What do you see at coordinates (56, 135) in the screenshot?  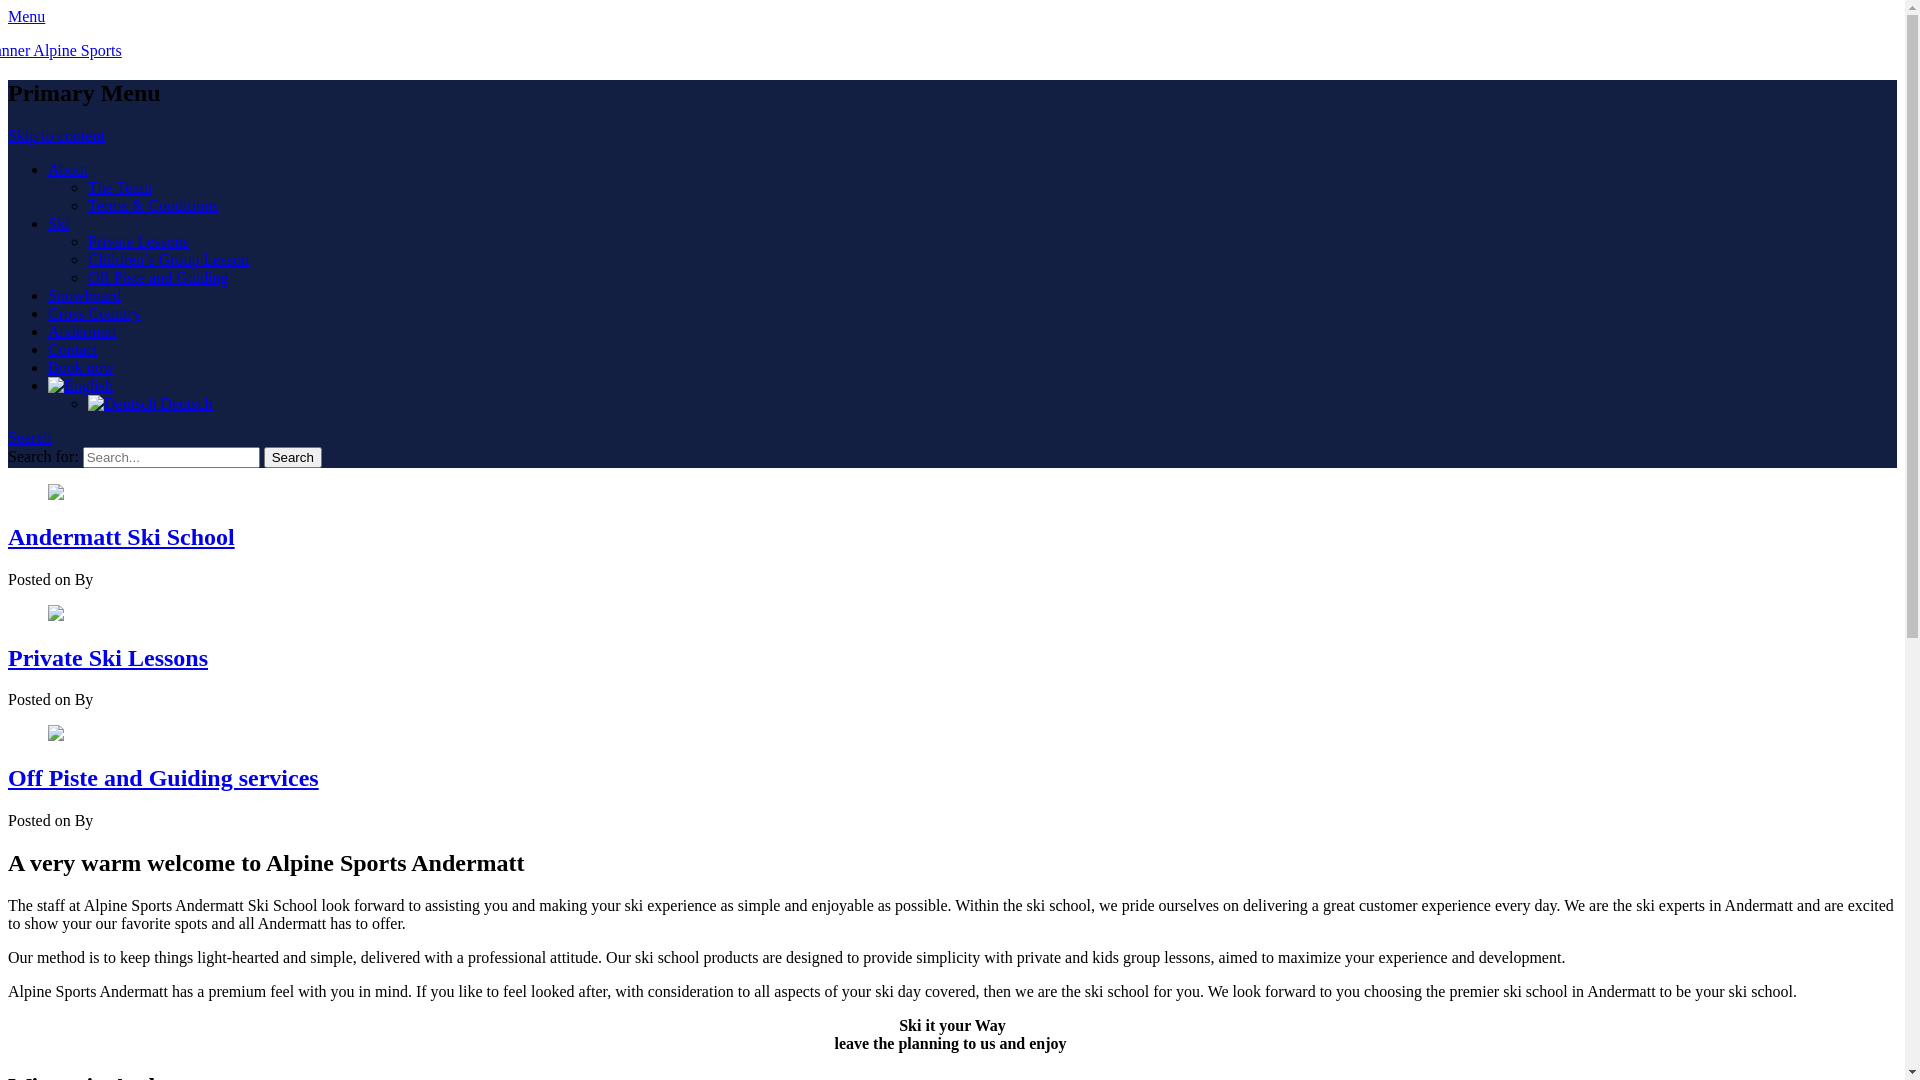 I see `'Skip to content'` at bounding box center [56, 135].